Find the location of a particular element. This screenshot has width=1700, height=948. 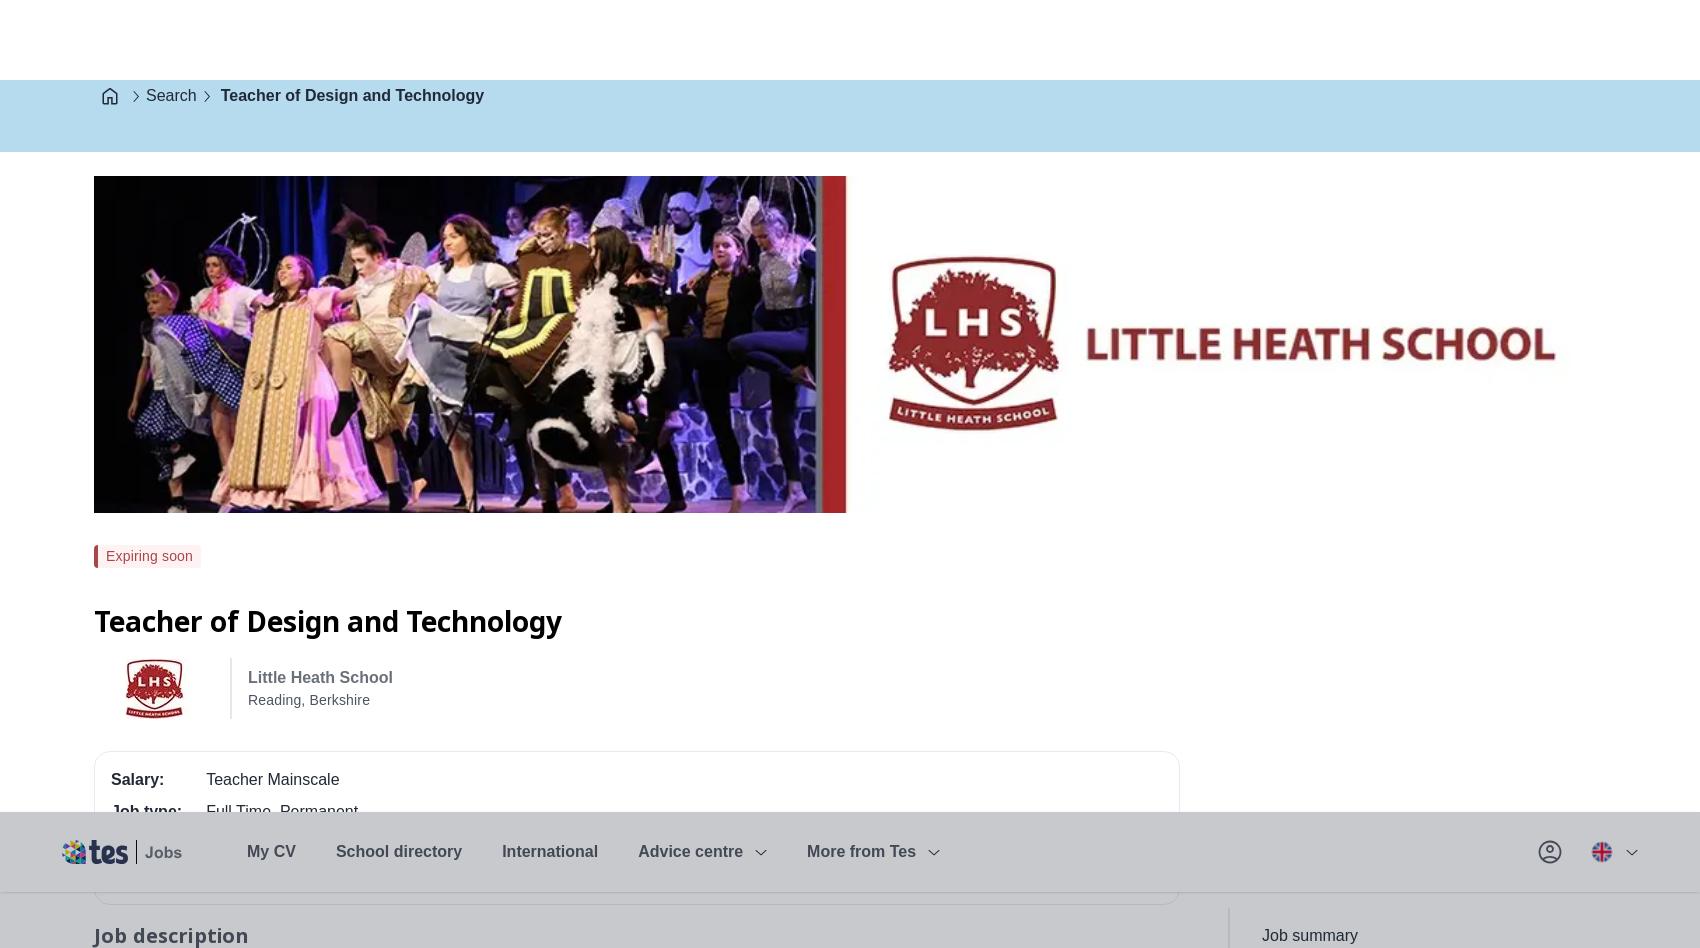

'For an application form and information pack please contact Emma Tedstone at Little Heath School on' is located at coordinates (457, 578).